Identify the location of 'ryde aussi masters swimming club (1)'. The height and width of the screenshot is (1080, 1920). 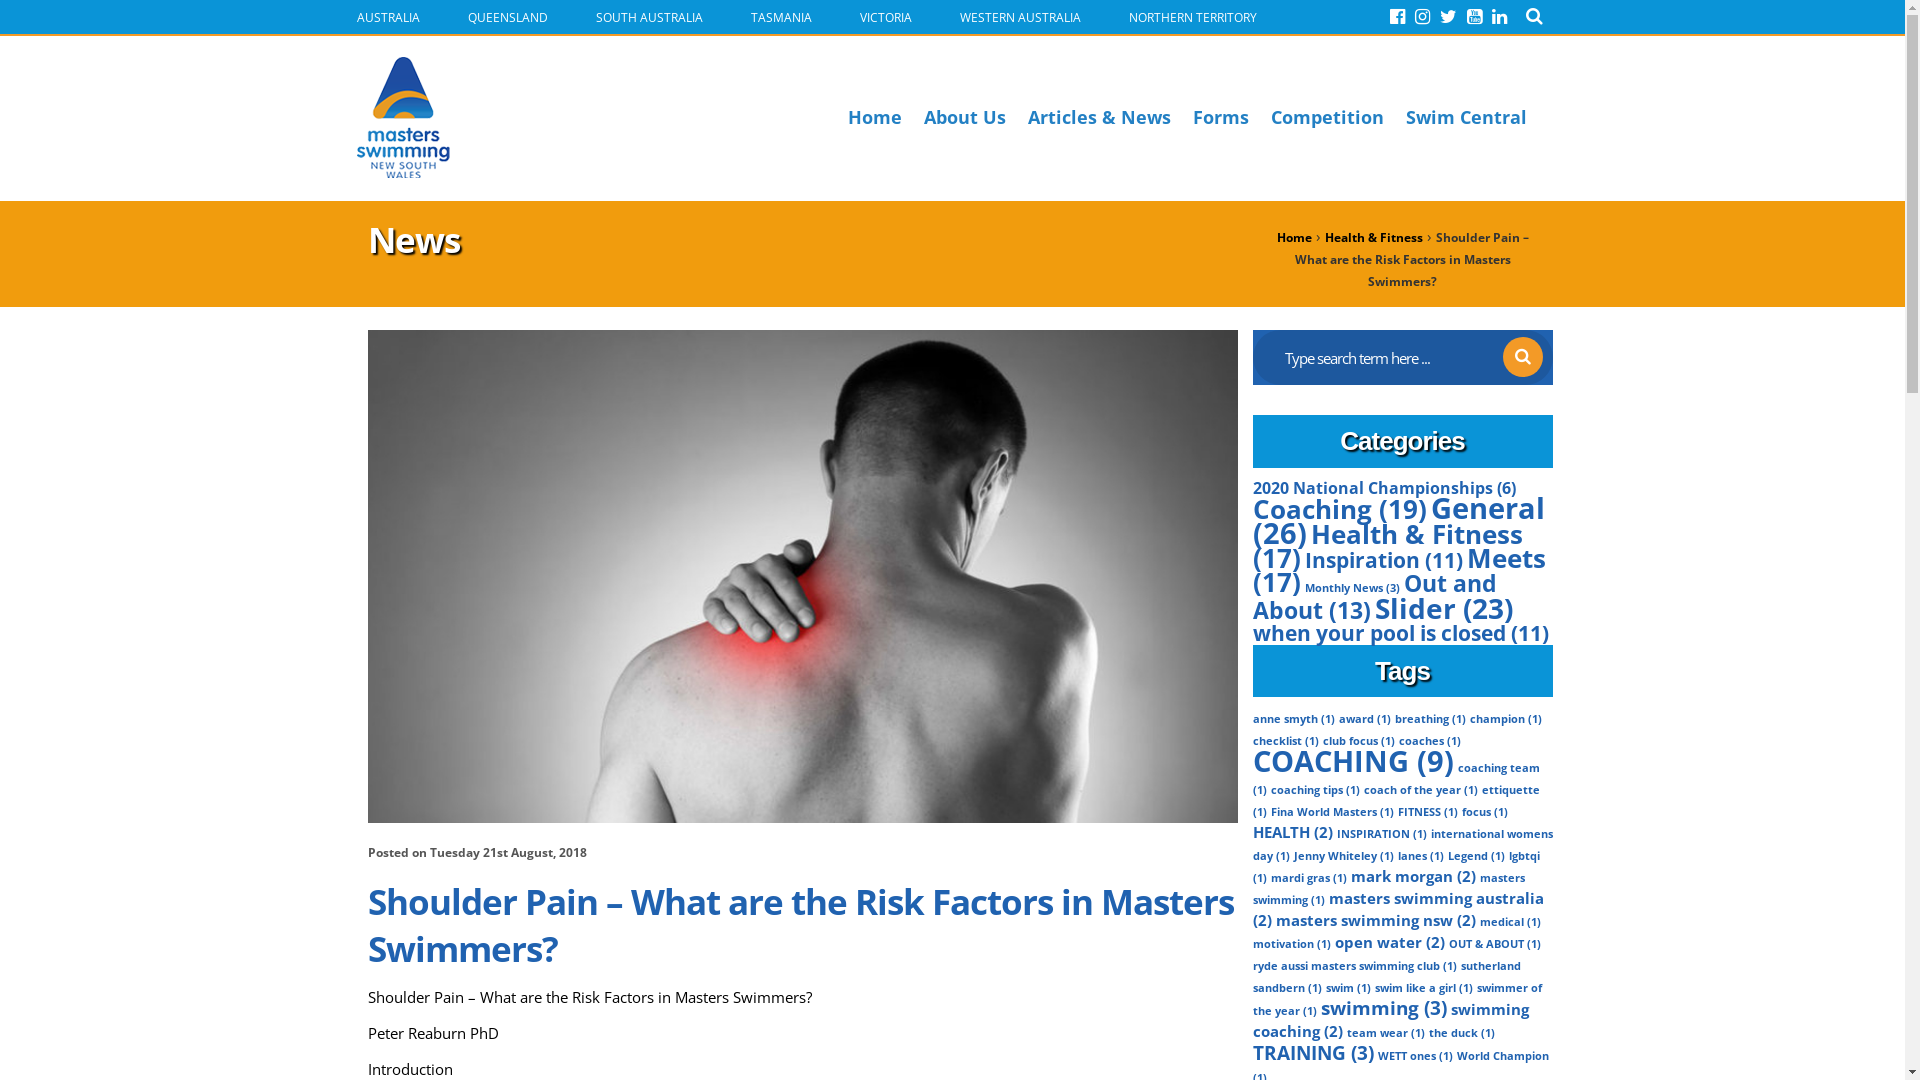
(1353, 964).